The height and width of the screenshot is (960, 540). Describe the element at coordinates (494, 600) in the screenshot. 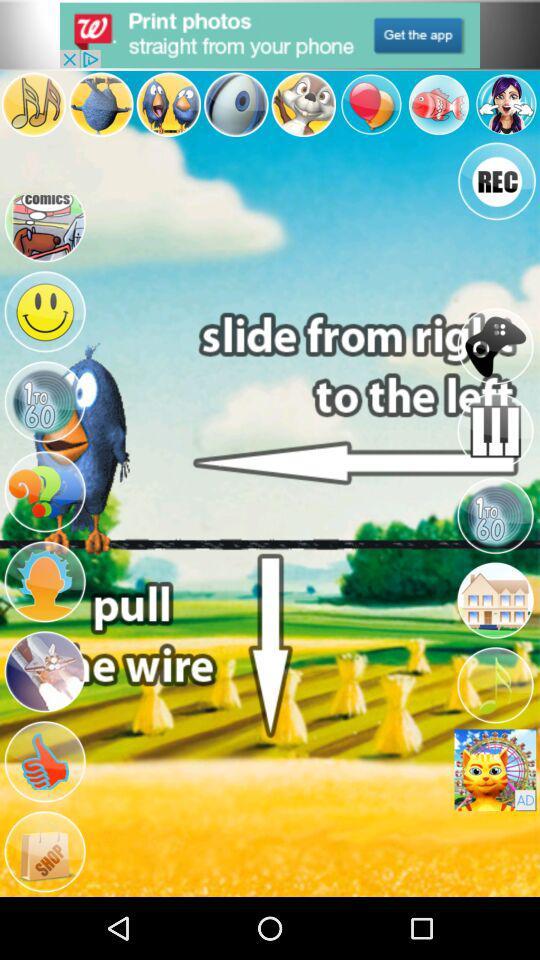

I see `the icon which is above the music icon` at that location.